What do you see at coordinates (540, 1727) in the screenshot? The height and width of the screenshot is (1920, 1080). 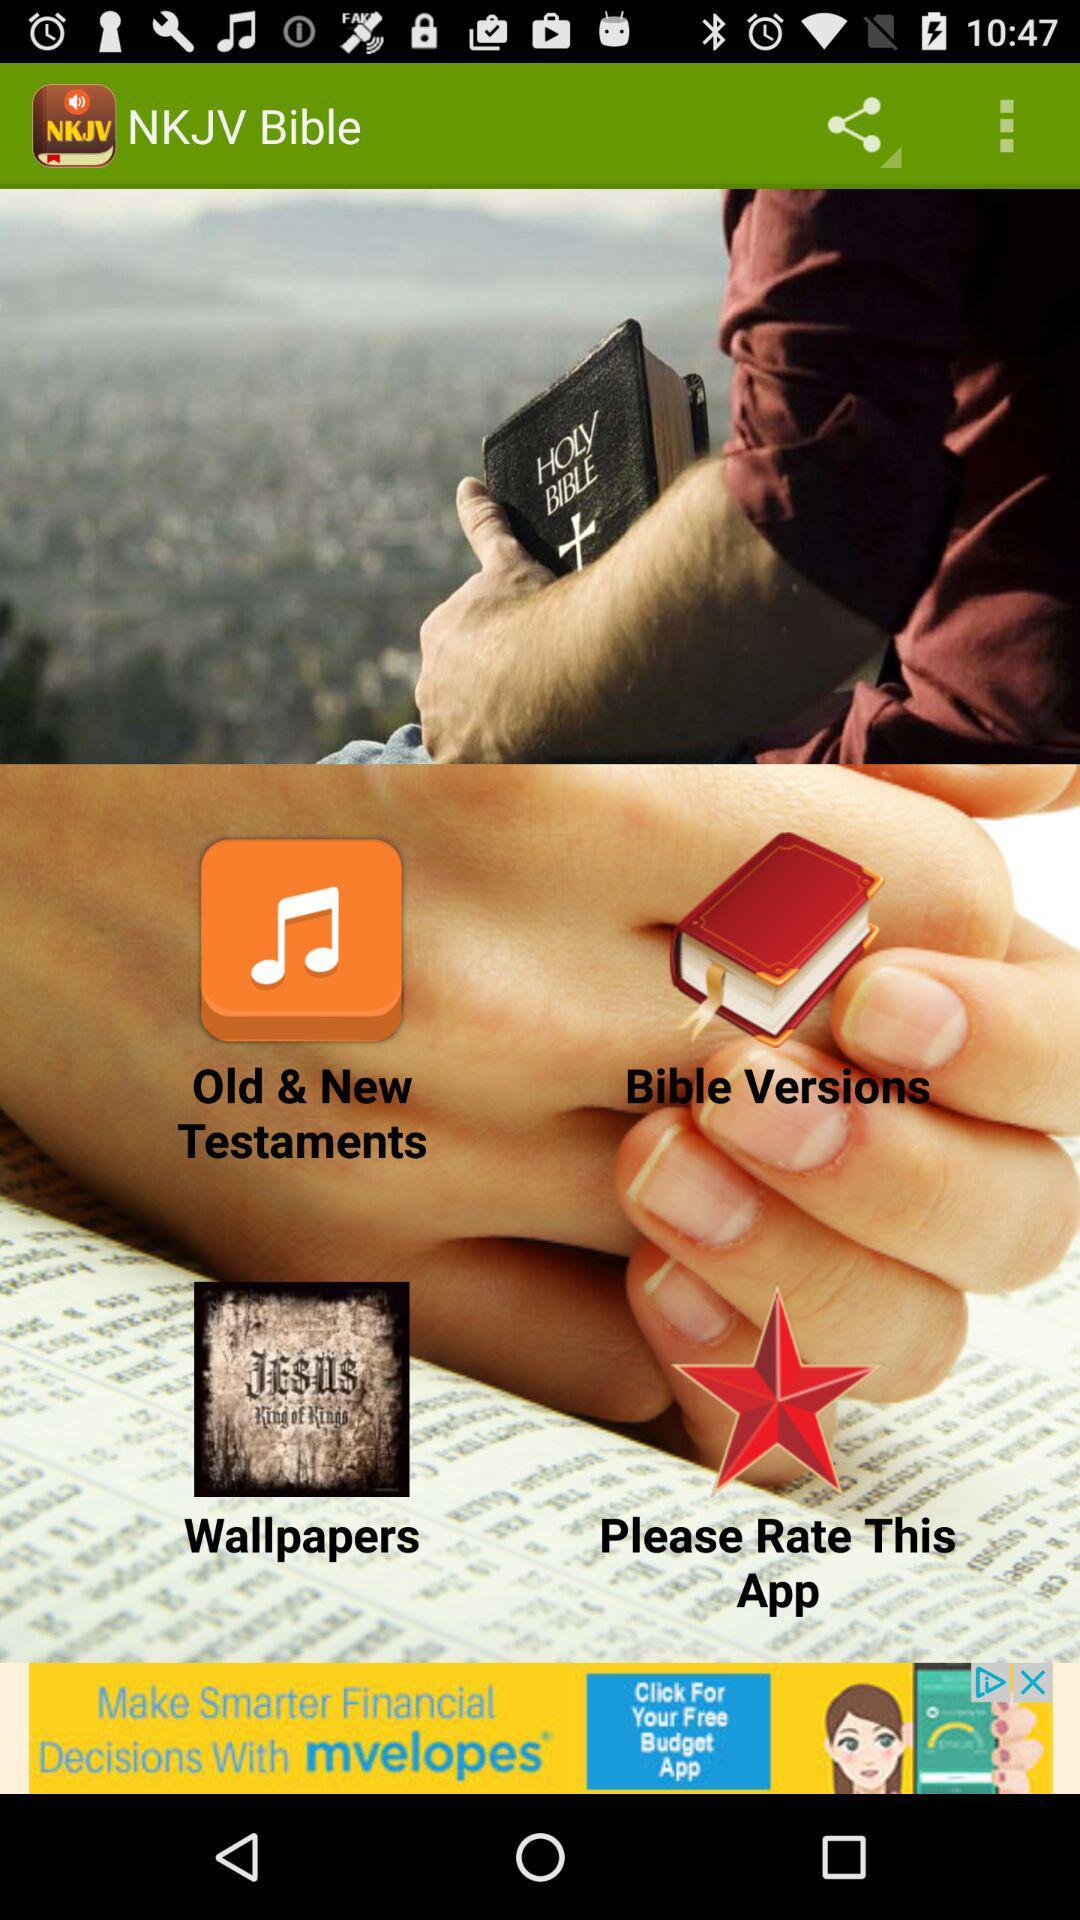 I see `view advertisements options` at bounding box center [540, 1727].